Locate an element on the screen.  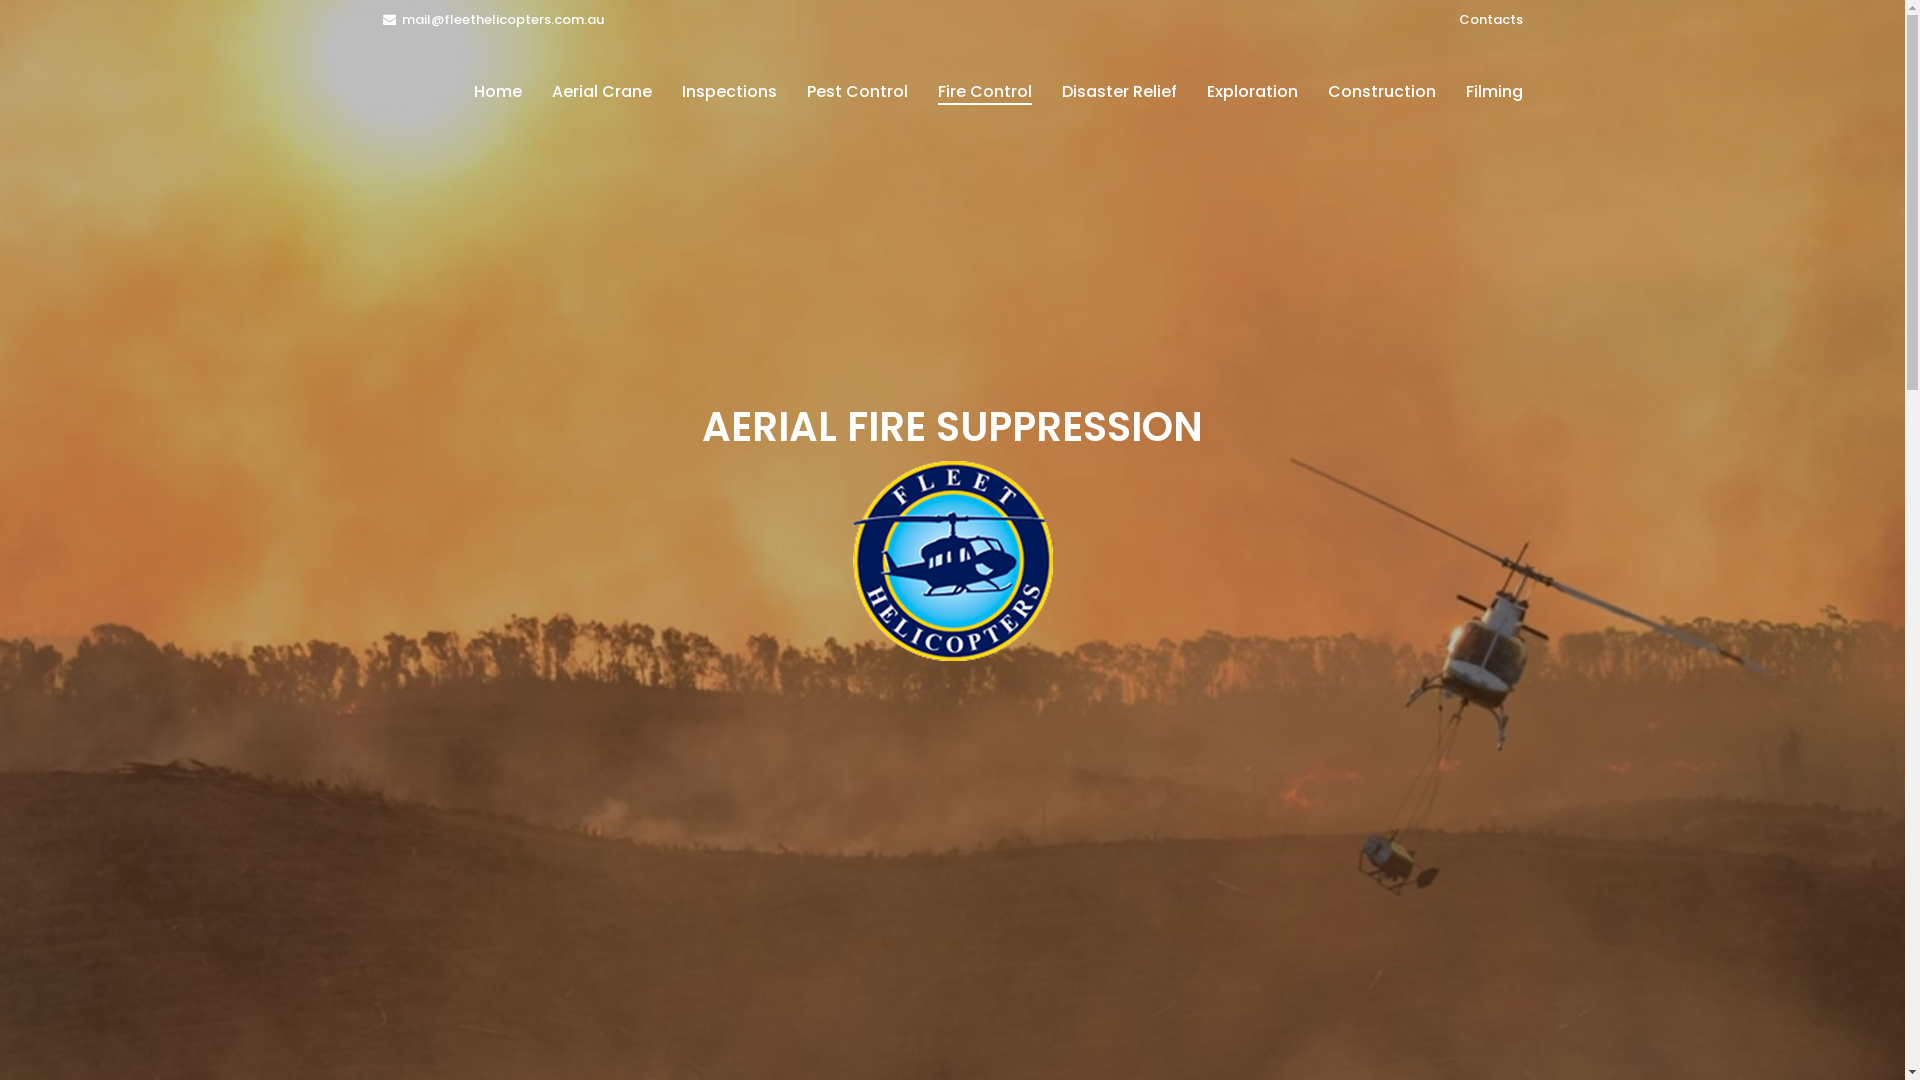
'Exploration' is located at coordinates (1191, 92).